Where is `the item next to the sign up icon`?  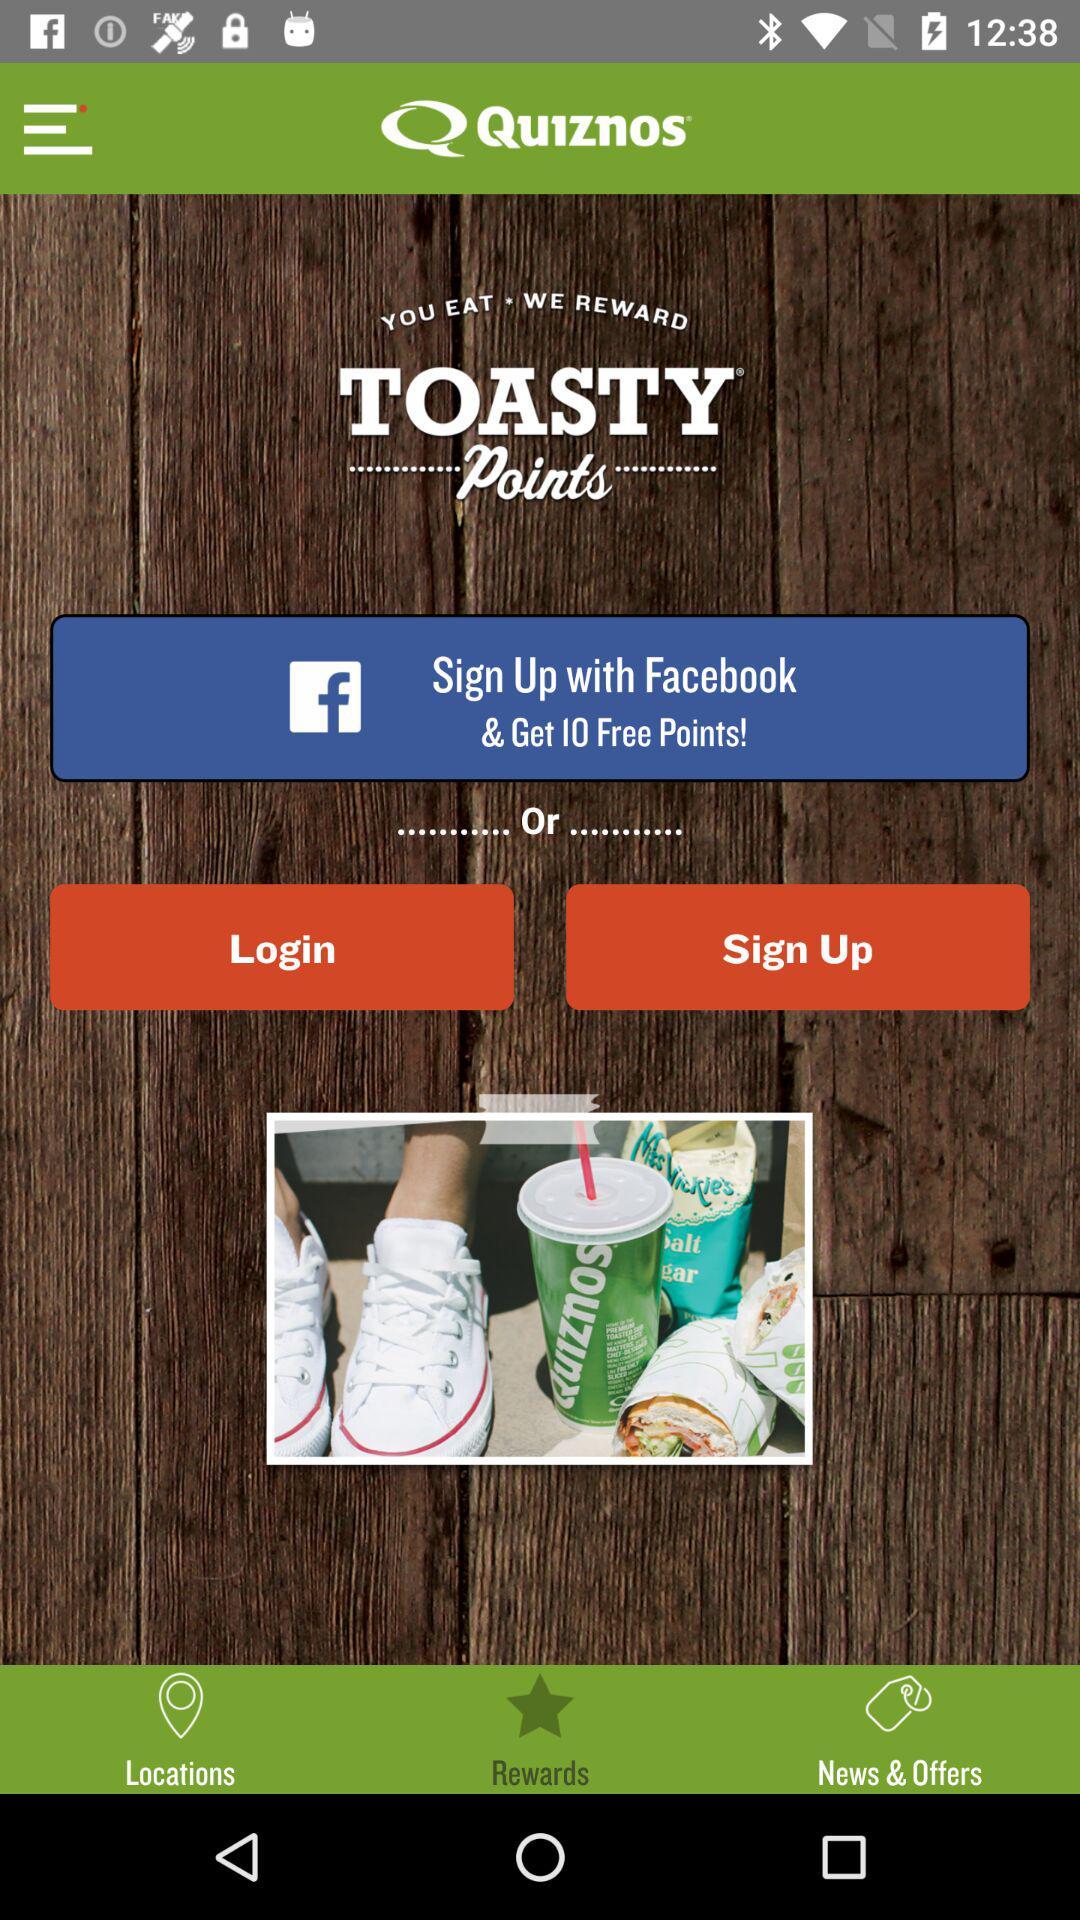
the item next to the sign up icon is located at coordinates (281, 946).